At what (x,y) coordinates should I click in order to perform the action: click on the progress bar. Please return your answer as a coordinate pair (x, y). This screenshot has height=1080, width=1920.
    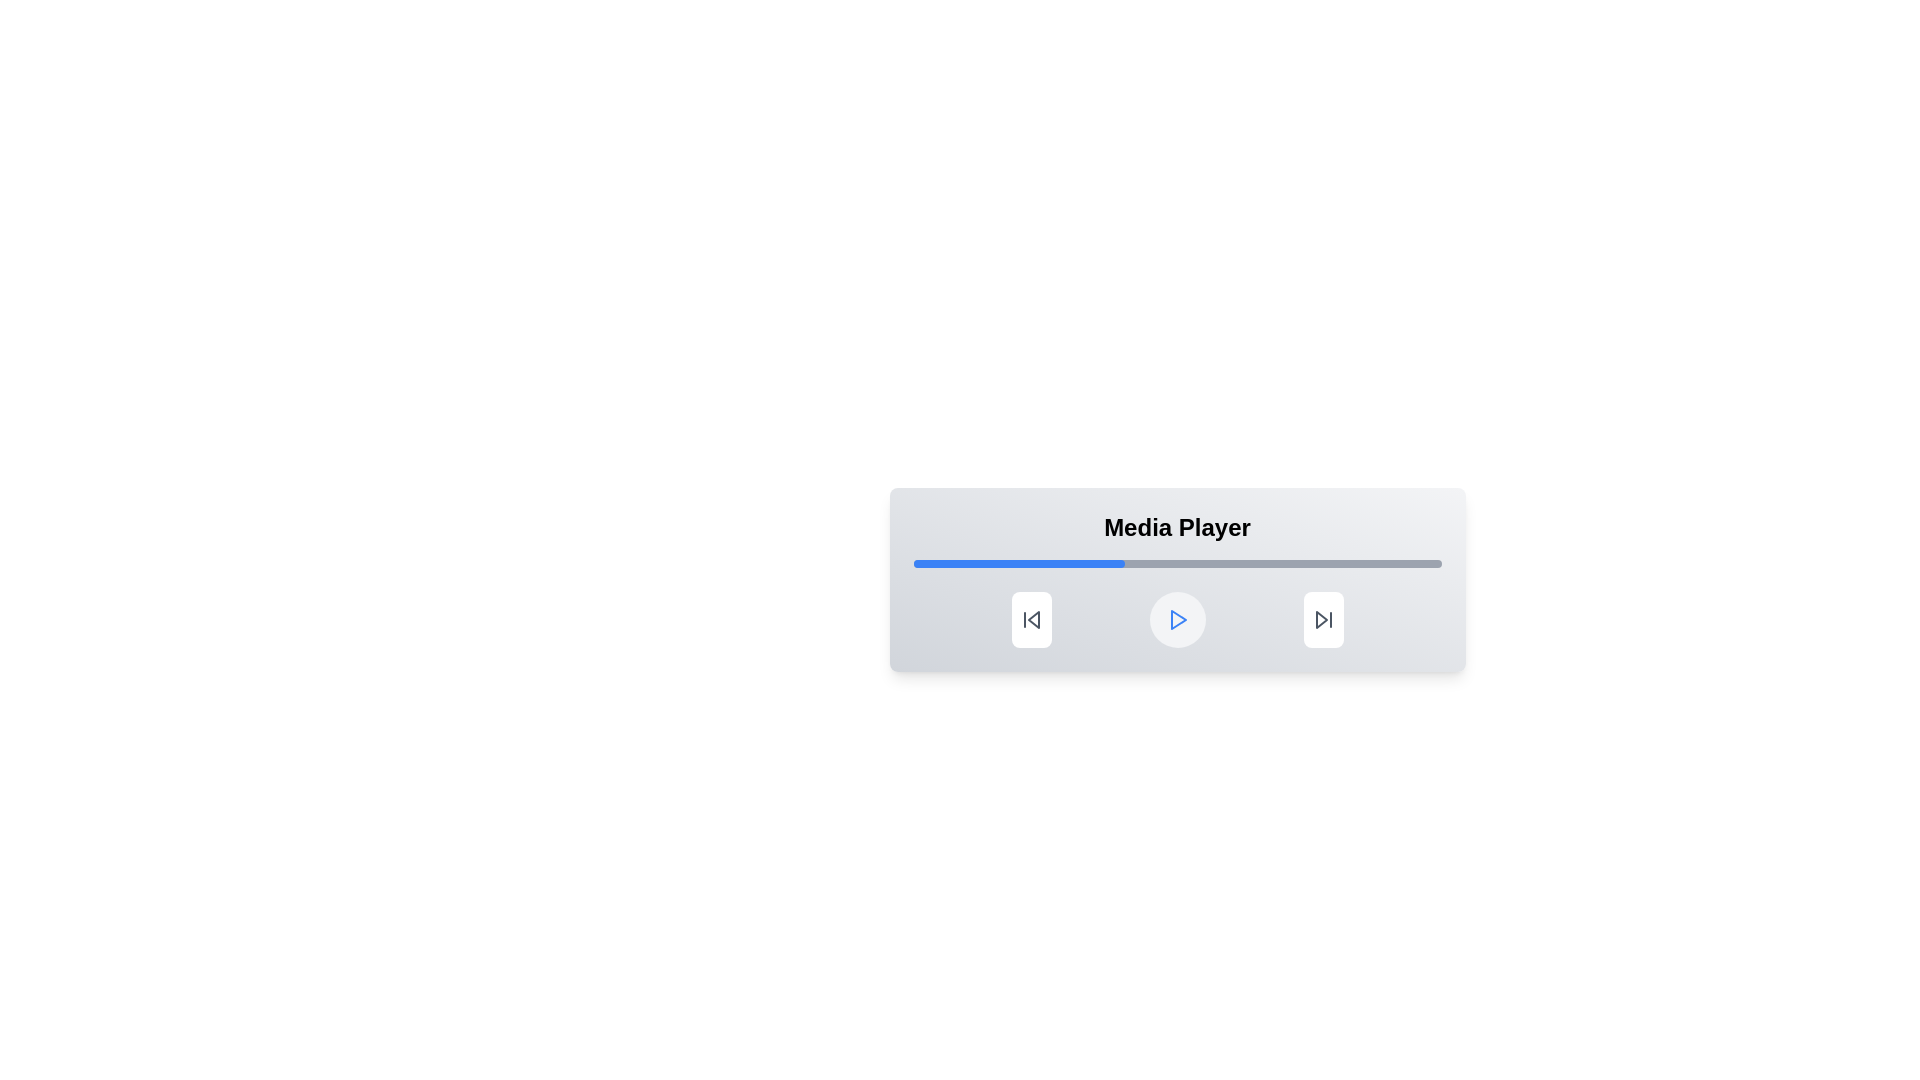
    Looking at the image, I should click on (1435, 563).